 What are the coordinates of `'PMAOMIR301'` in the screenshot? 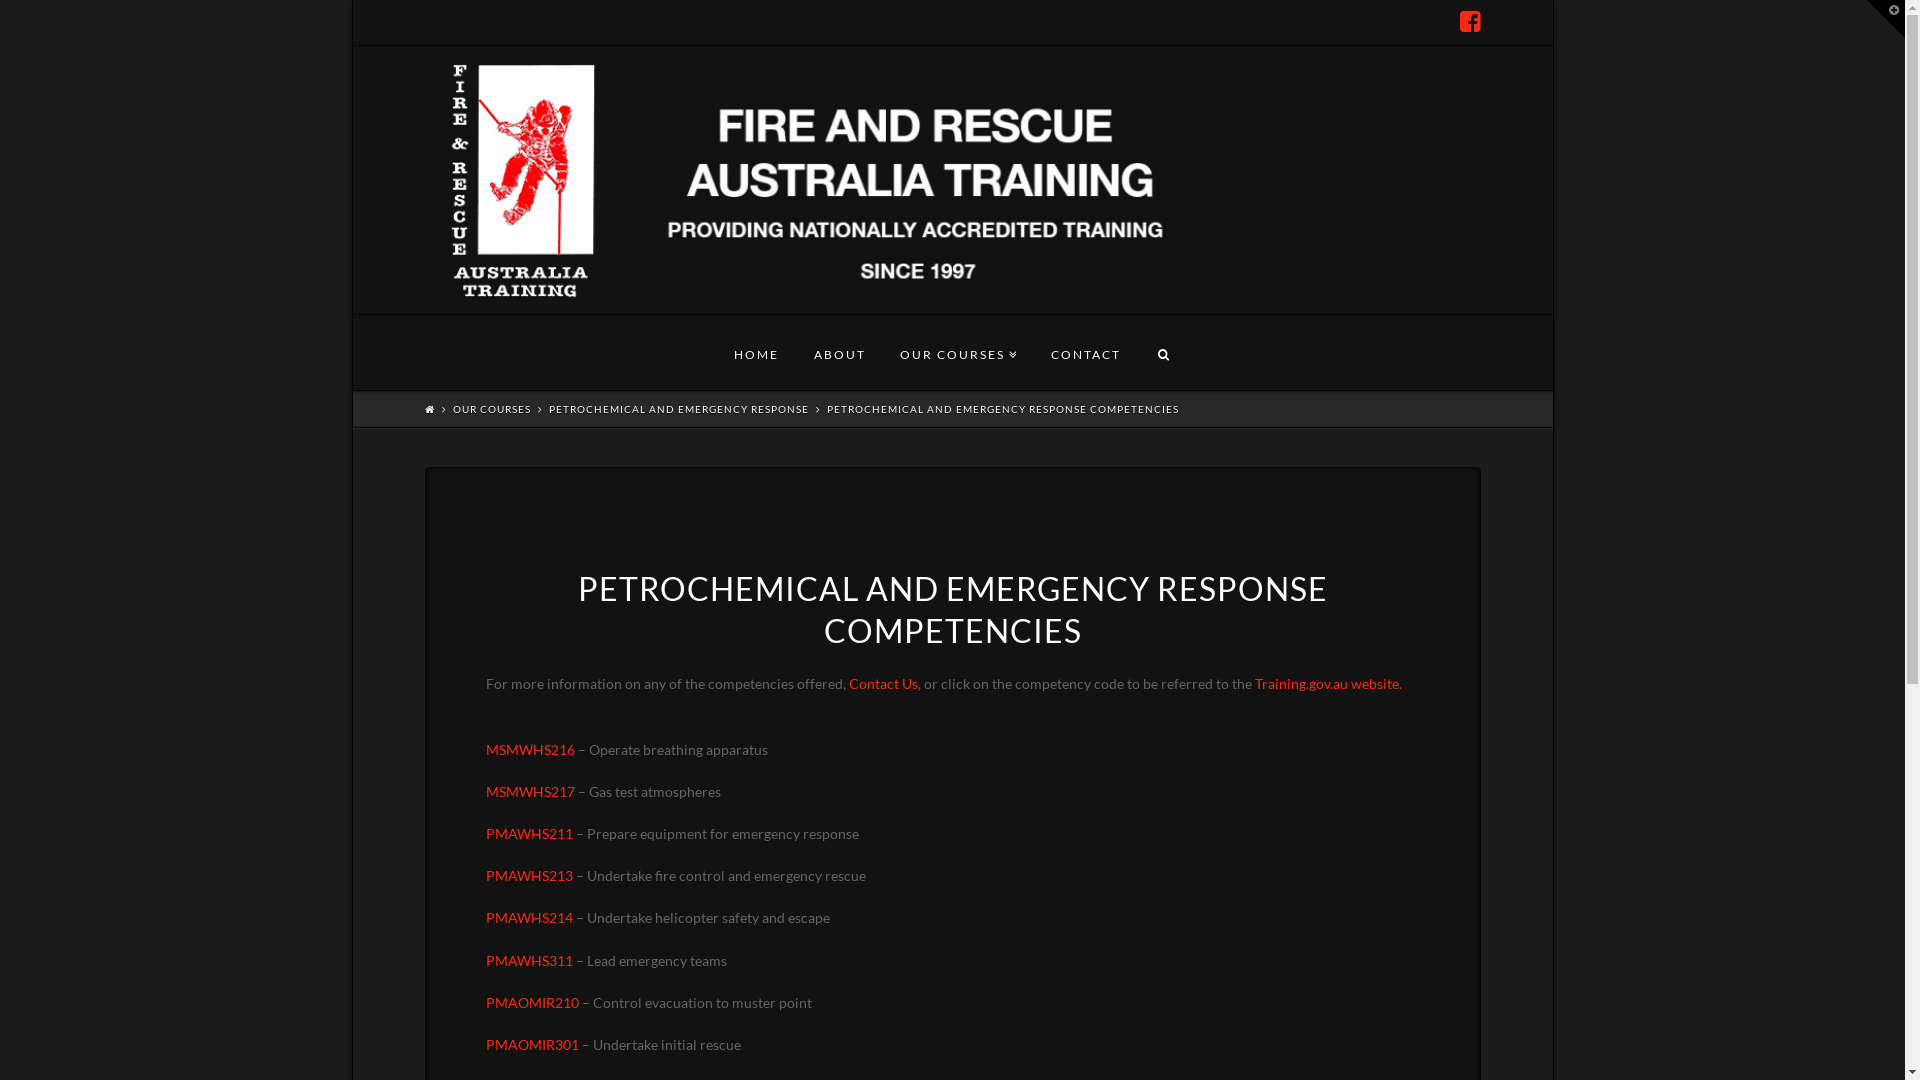 It's located at (485, 1043).